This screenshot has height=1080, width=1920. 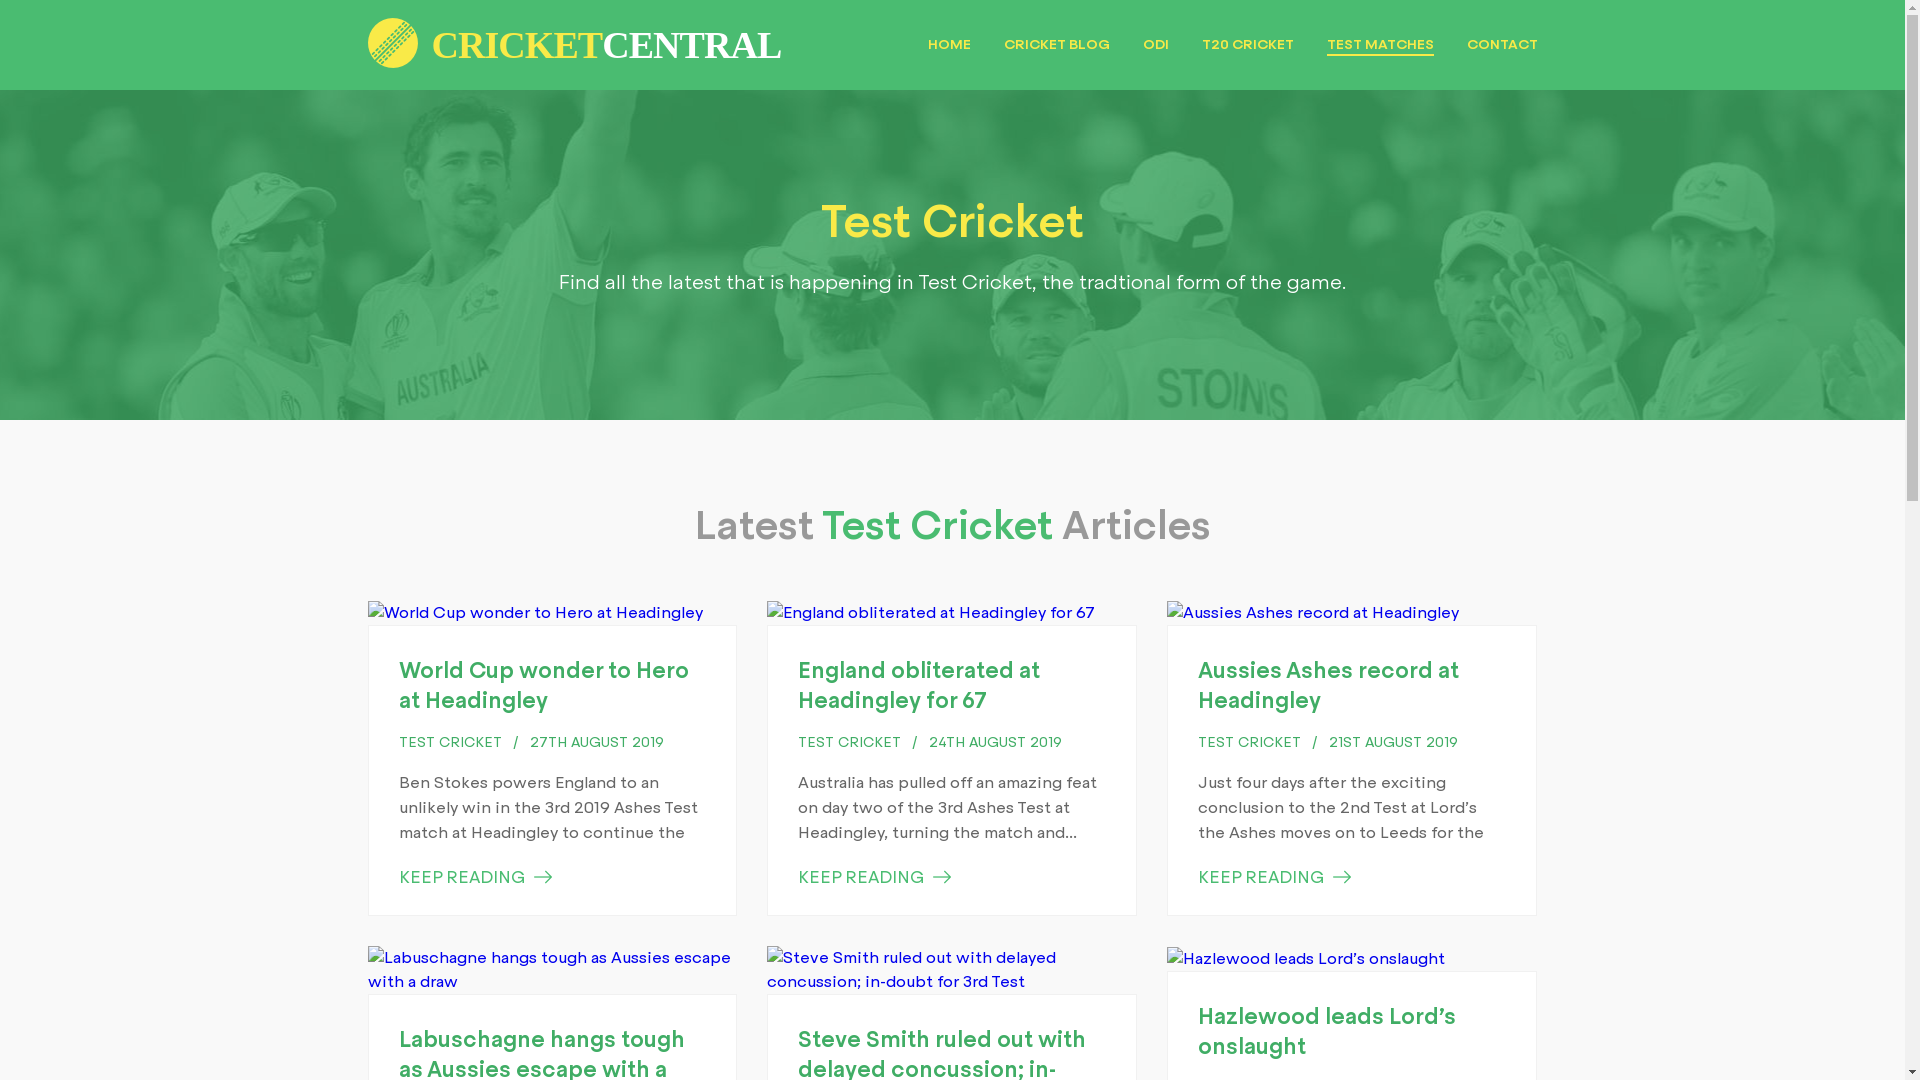 What do you see at coordinates (948, 43) in the screenshot?
I see `'HOME'` at bounding box center [948, 43].